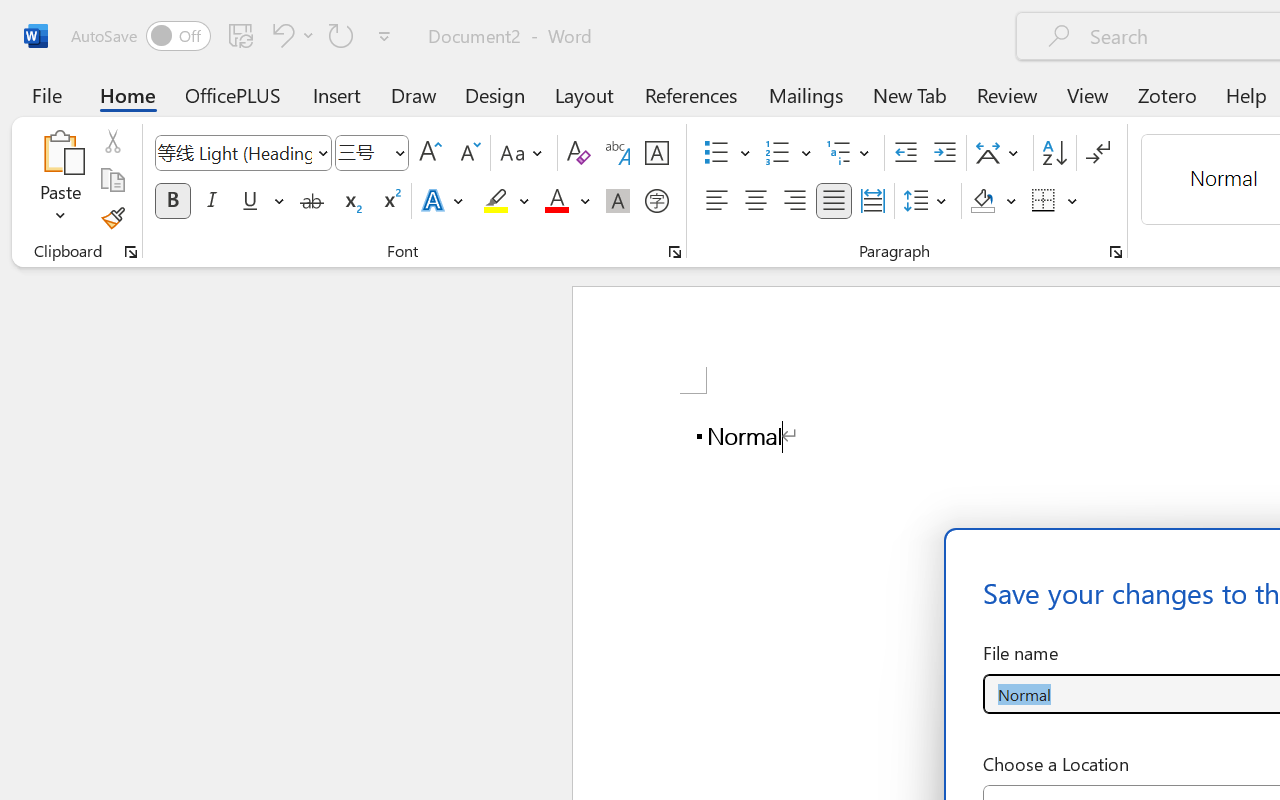 This screenshot has height=800, width=1280. Describe the element at coordinates (577, 153) in the screenshot. I see `'Clear Formatting'` at that location.